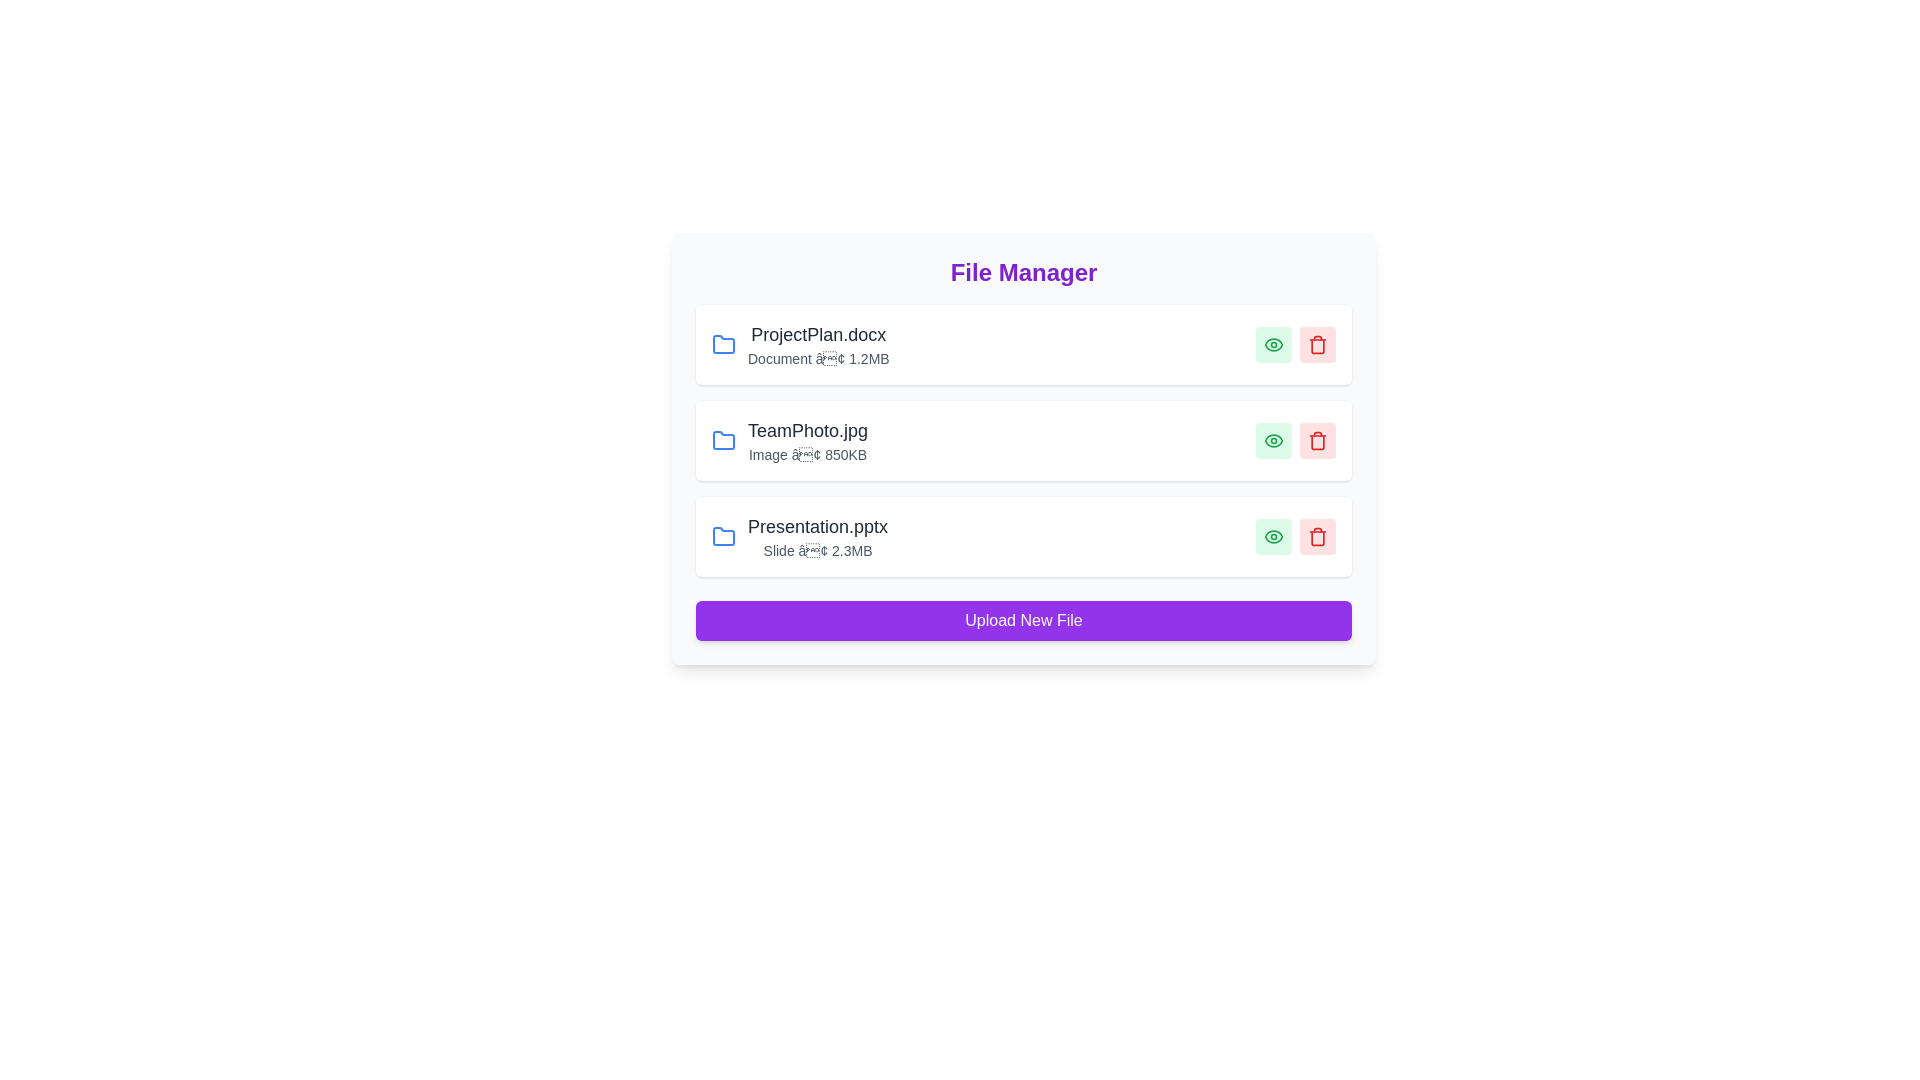  I want to click on eye icon to view details of the file ProjectPlan.docx, so click(1272, 343).